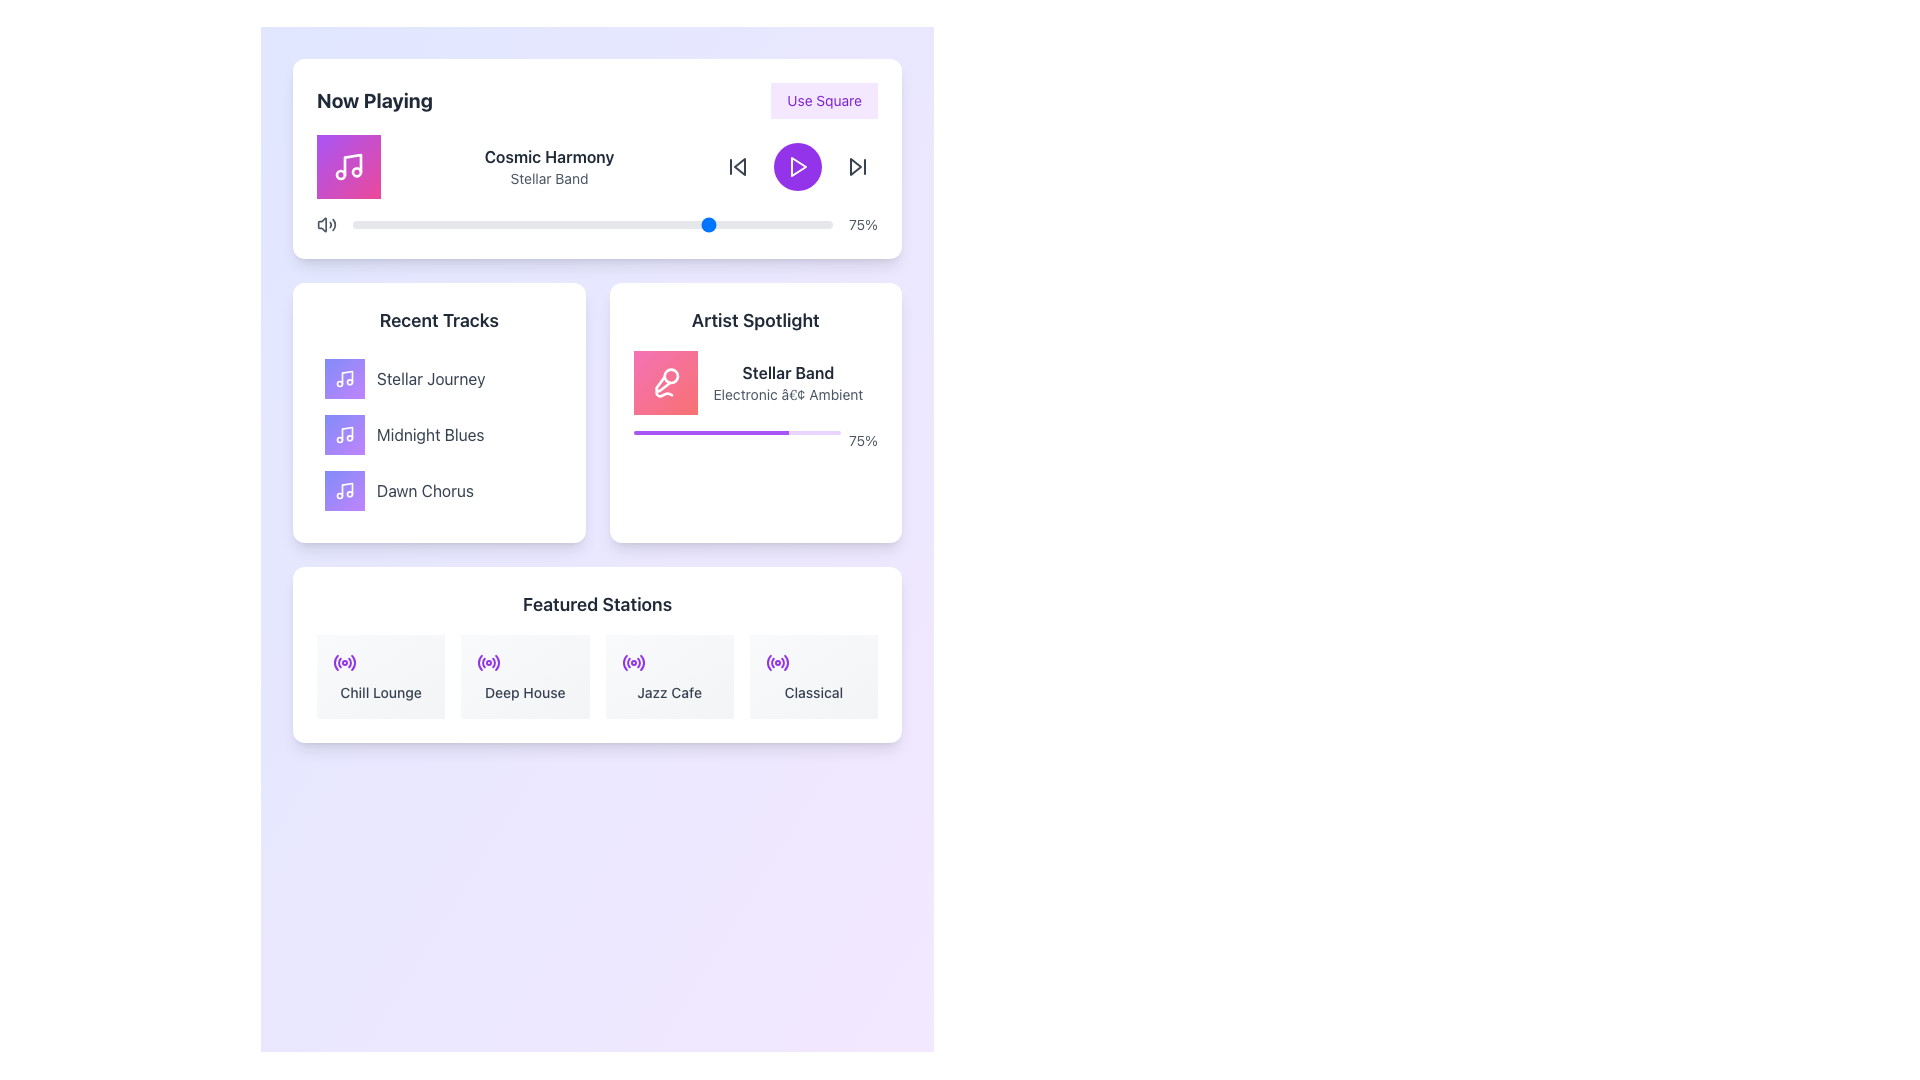 This screenshot has height=1080, width=1920. I want to click on progress, so click(742, 431).